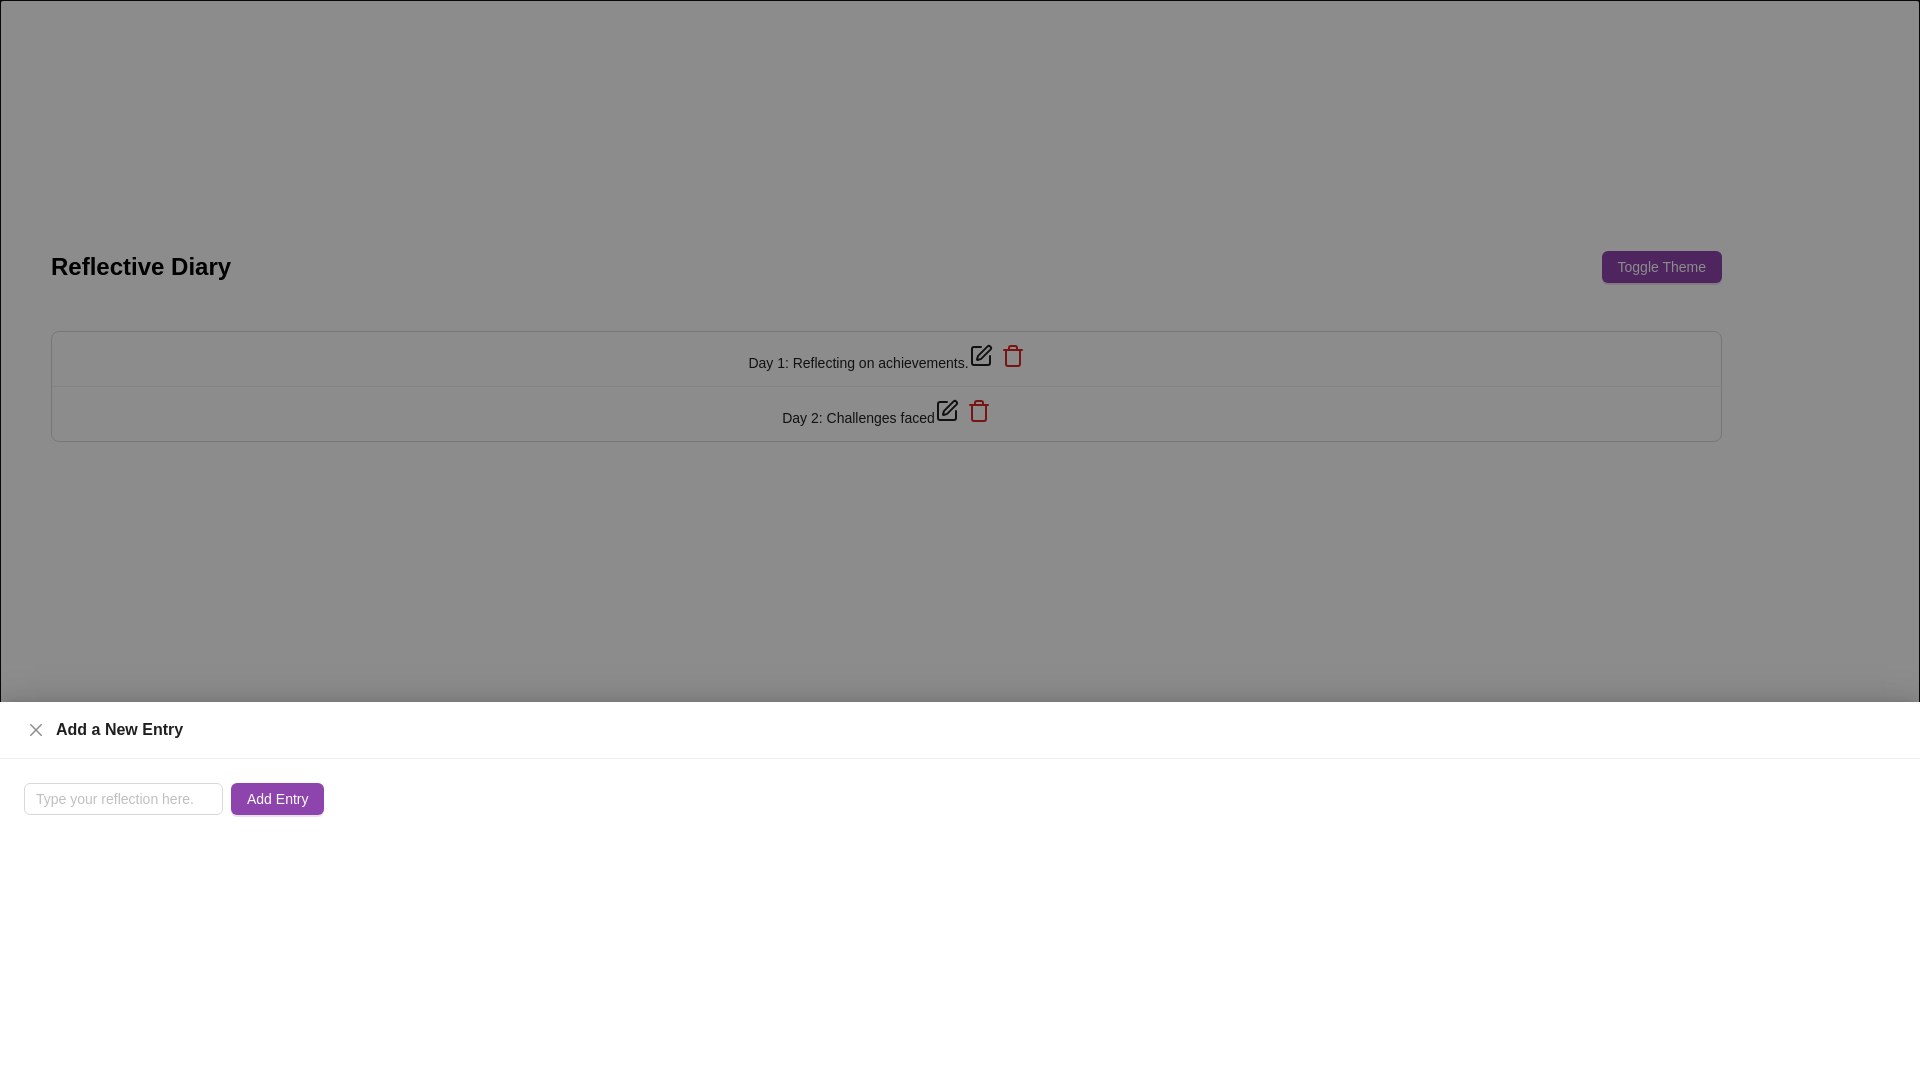  I want to click on the delete button located on the right side of the second diary entry row labeled 'Day 2: Challenges faced', so click(1012, 354).